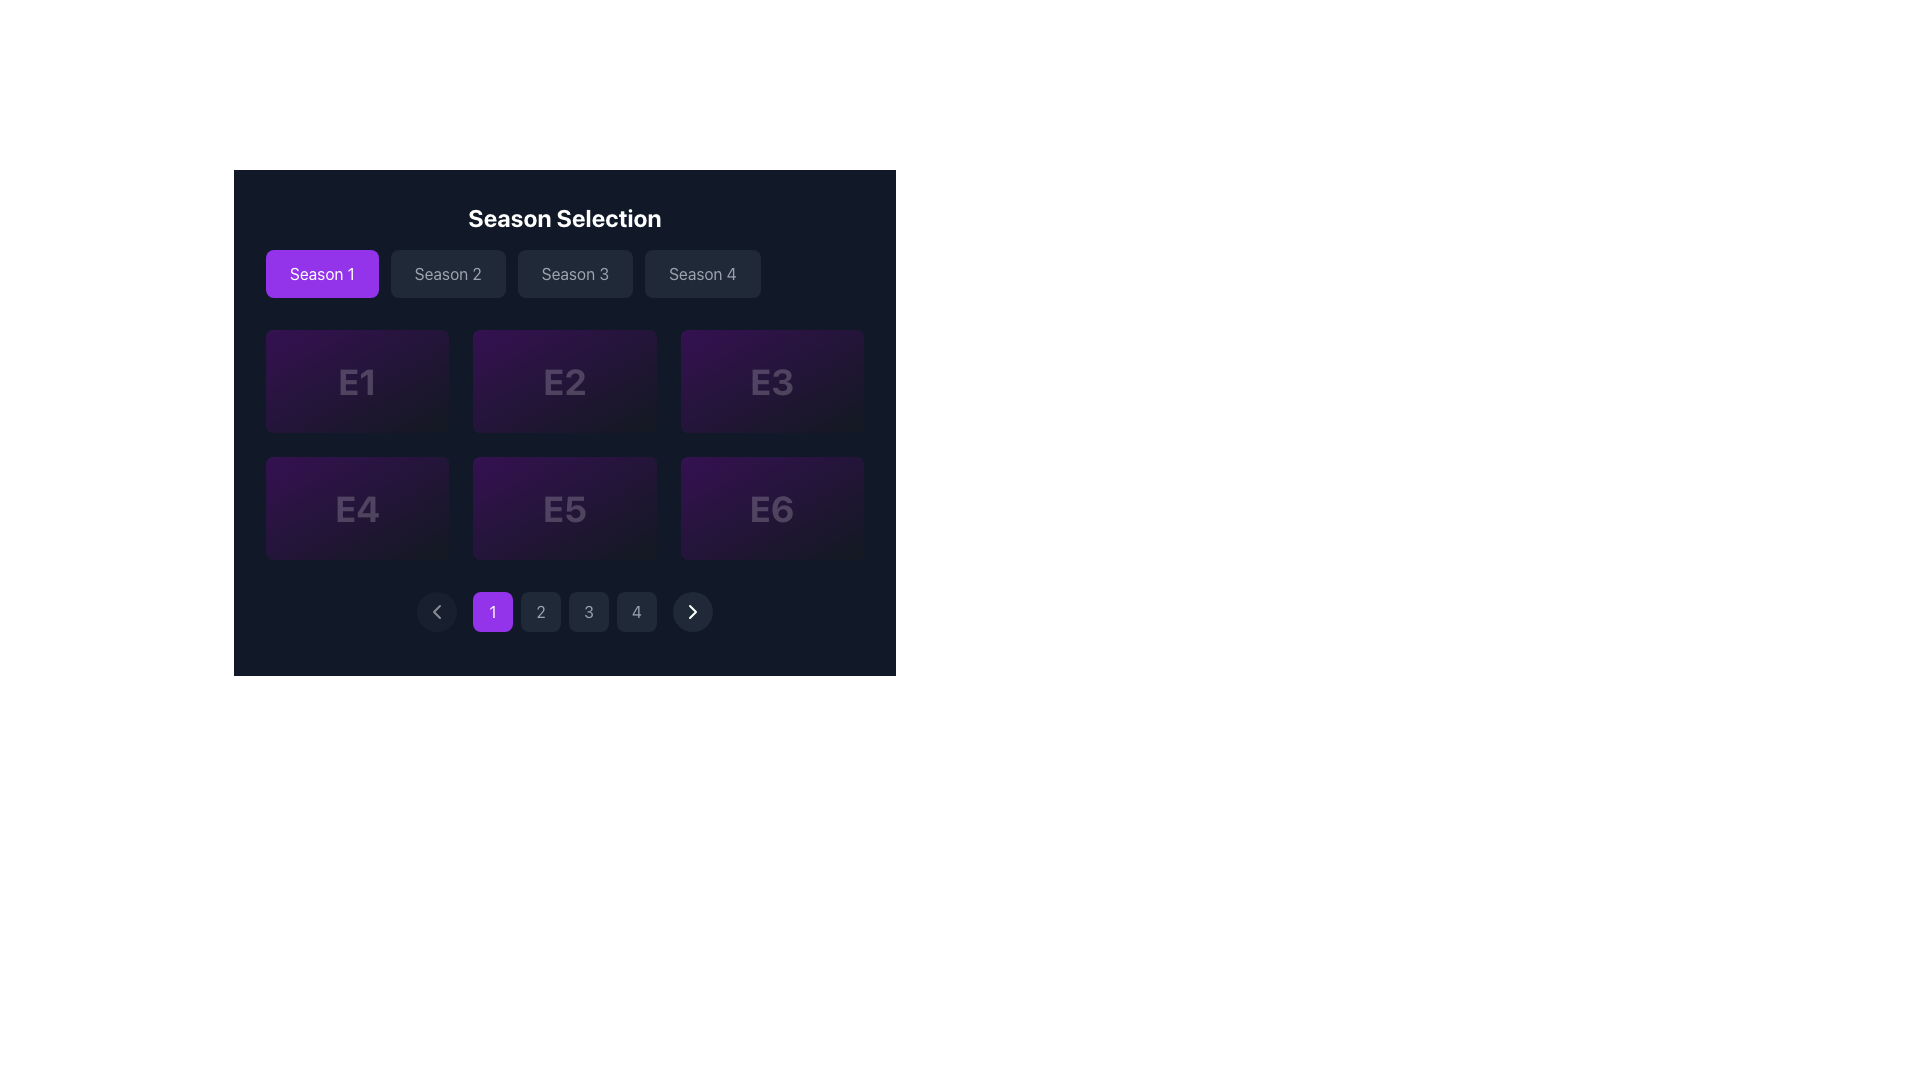  Describe the element at coordinates (692, 611) in the screenshot. I see `the navigation button located in the bottom-right corner of the pagination control bar` at that location.